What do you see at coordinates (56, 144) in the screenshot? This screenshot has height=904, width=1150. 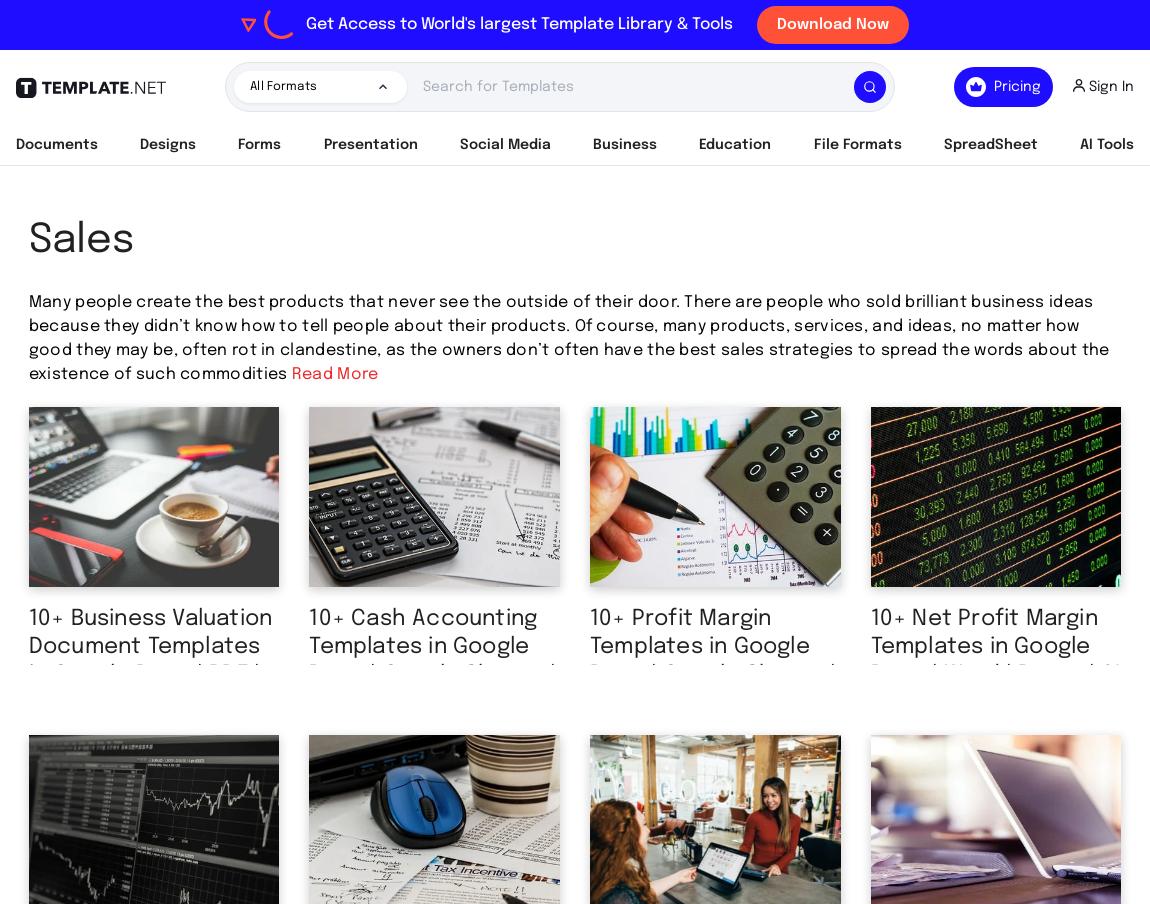 I see `'Documents'` at bounding box center [56, 144].